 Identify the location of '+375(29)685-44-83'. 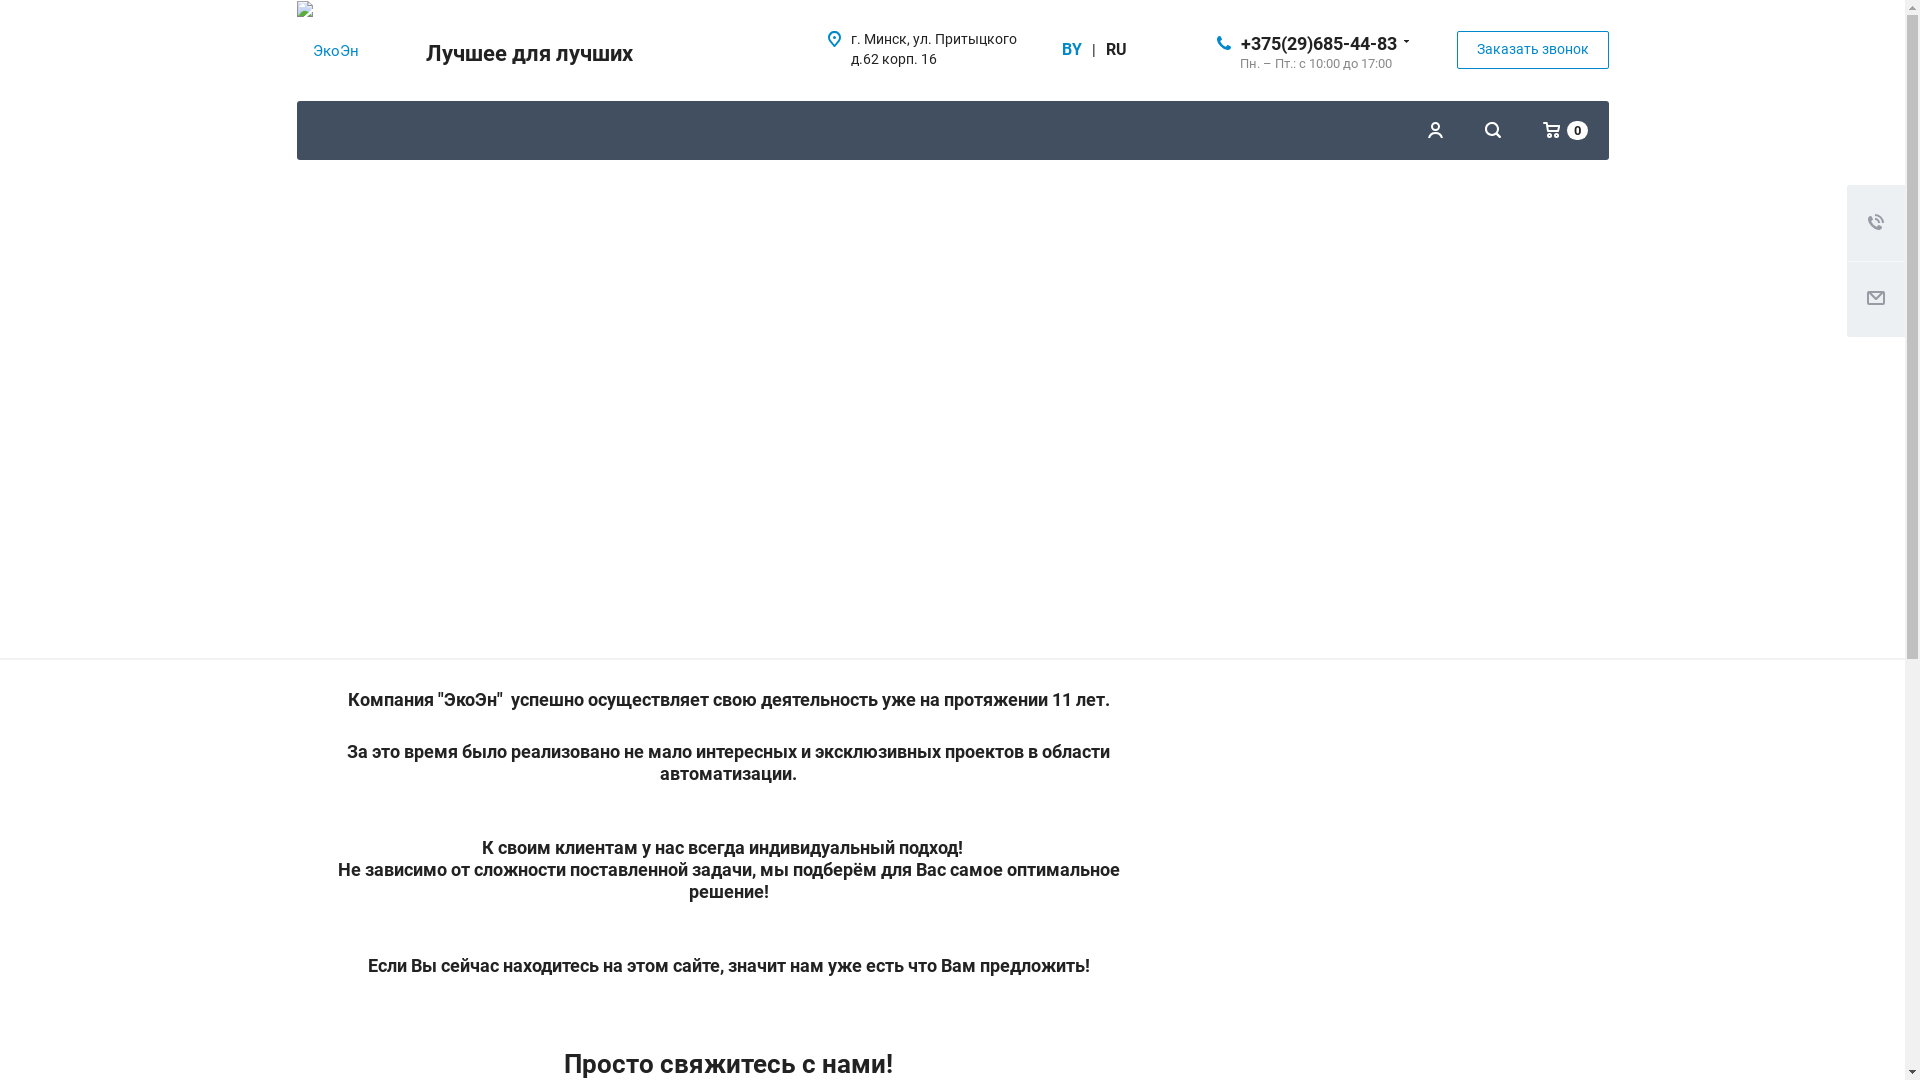
(1318, 42).